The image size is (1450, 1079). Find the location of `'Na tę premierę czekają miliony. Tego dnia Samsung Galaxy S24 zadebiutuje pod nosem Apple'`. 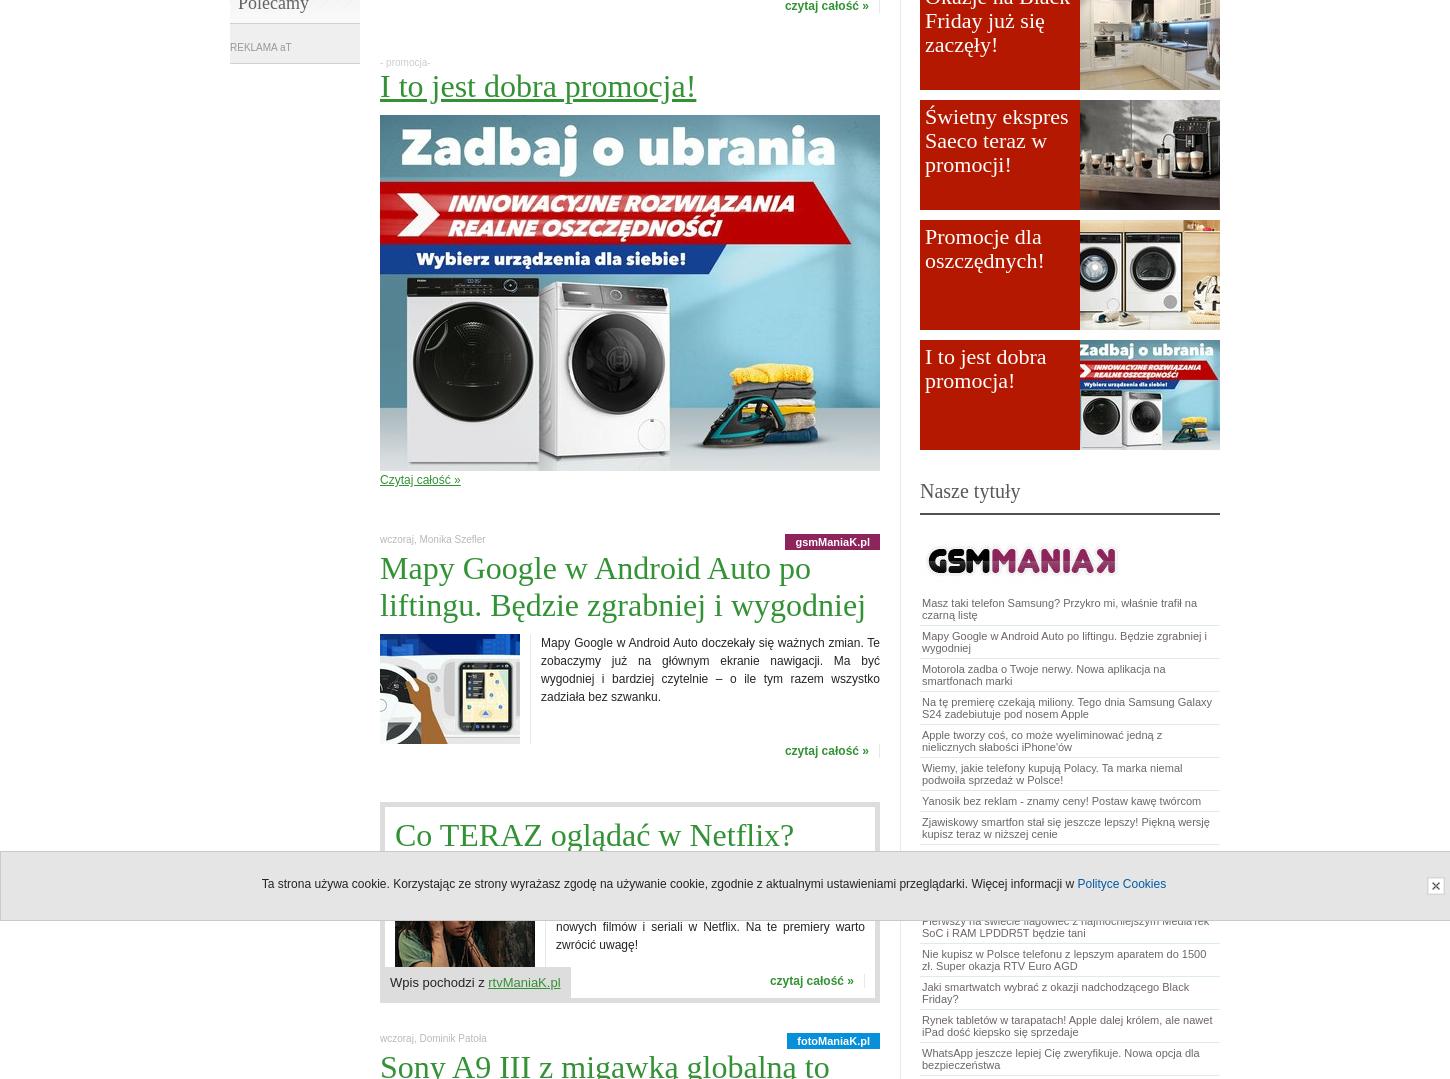

'Na tę premierę czekają miliony. Tego dnia Samsung Galaxy S24 zadebiutuje pod nosem Apple' is located at coordinates (1067, 707).